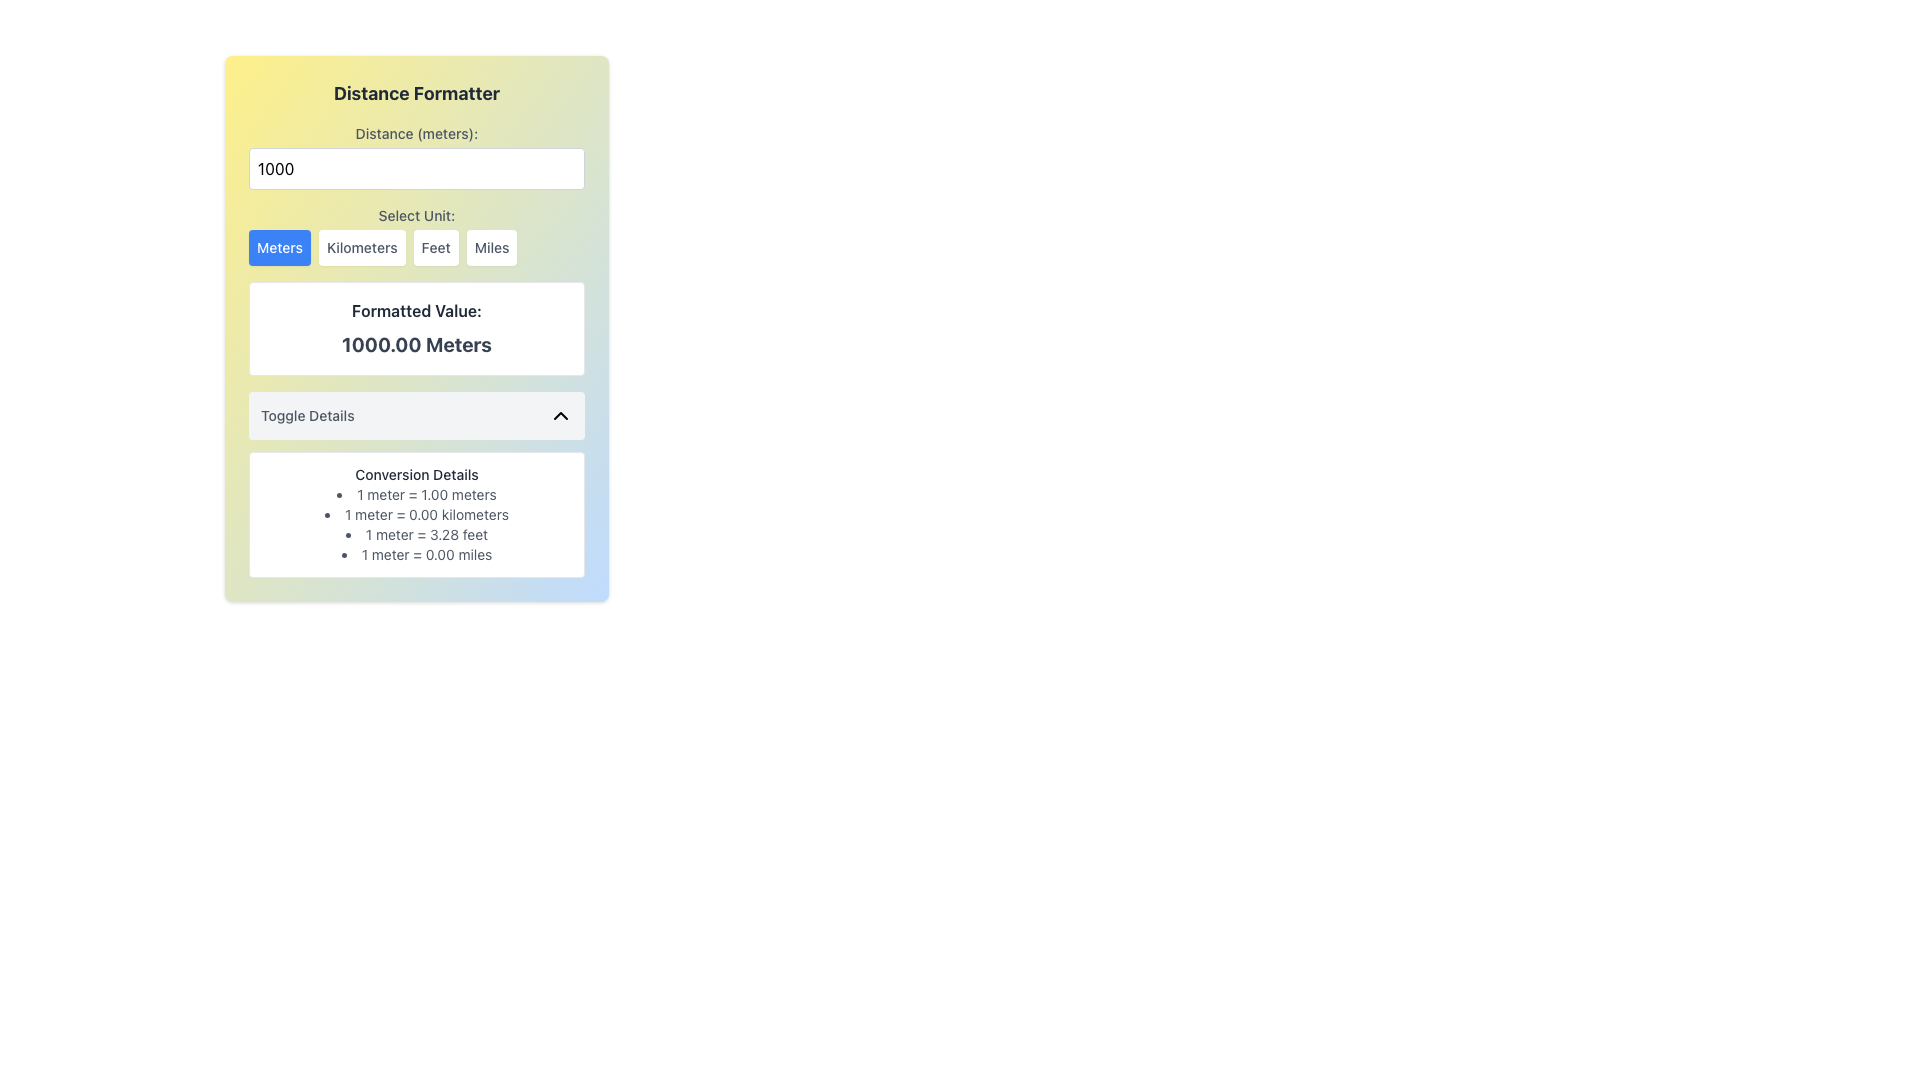 This screenshot has width=1920, height=1080. I want to click on the Label element displaying 'Formatted Value:' which is bold and dark-colored, aligned to the left, located above the value '1000.00 Meters', so click(416, 311).